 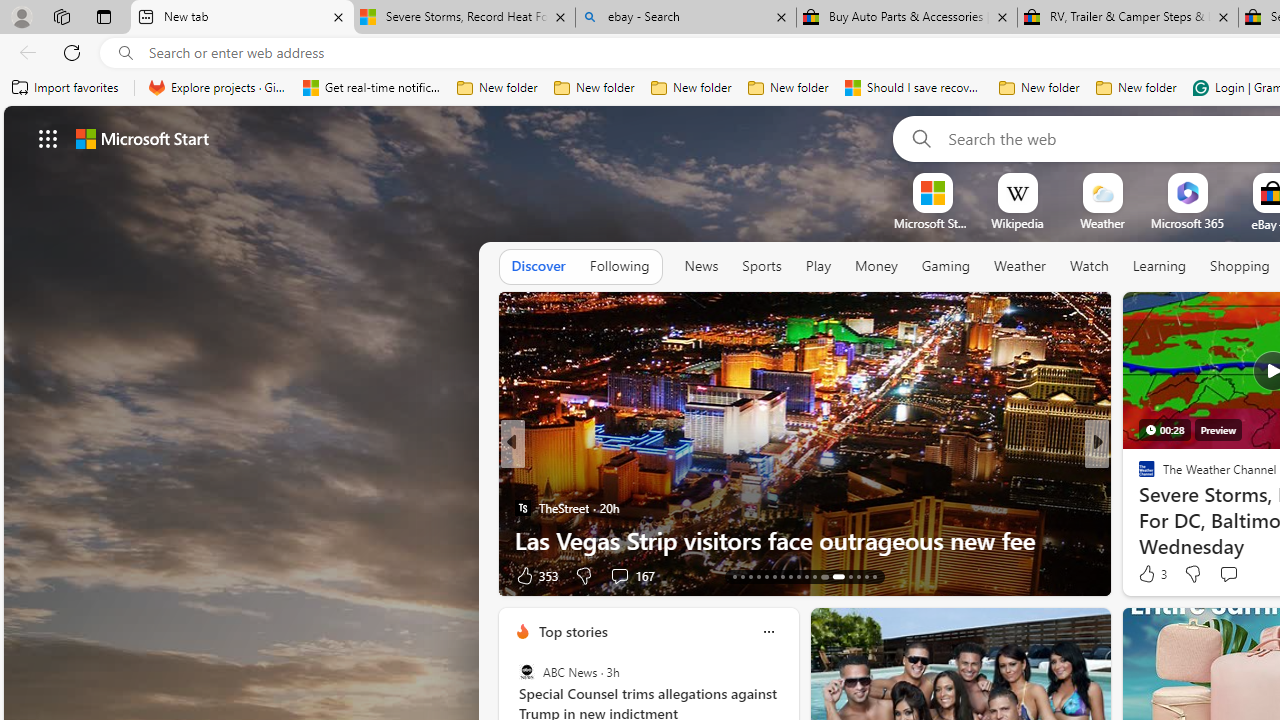 I want to click on 'AutomationID: tab-13', so click(x=733, y=577).